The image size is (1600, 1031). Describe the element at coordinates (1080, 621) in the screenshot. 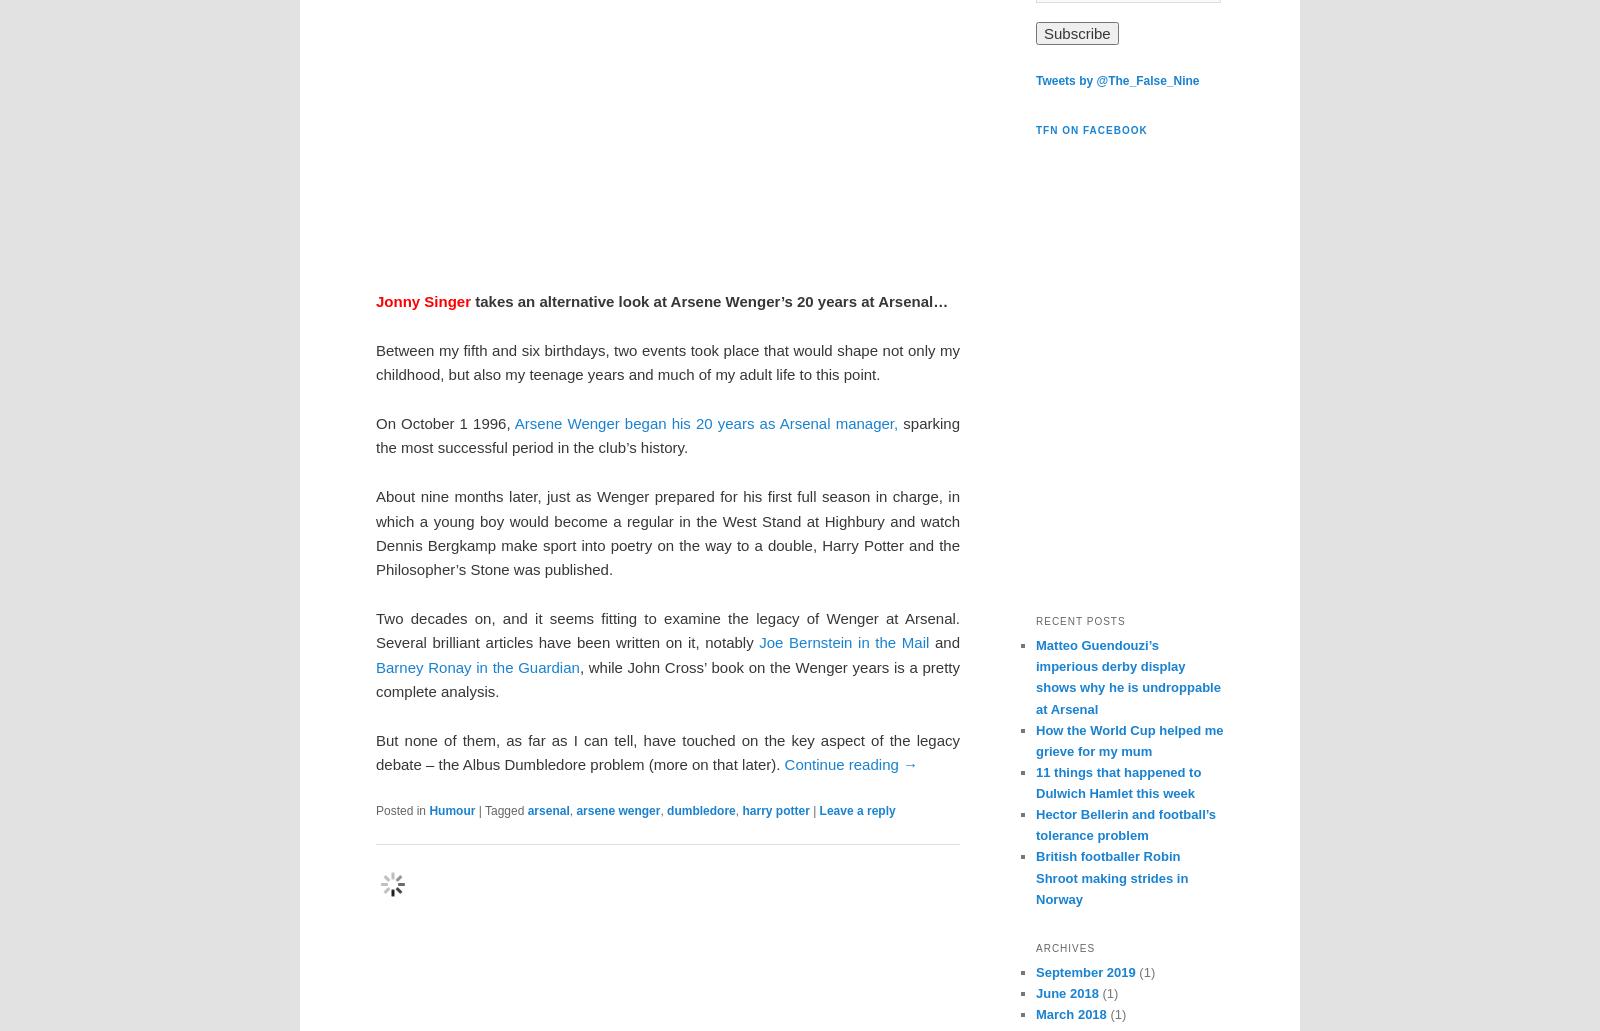

I see `'Recent Posts'` at that location.